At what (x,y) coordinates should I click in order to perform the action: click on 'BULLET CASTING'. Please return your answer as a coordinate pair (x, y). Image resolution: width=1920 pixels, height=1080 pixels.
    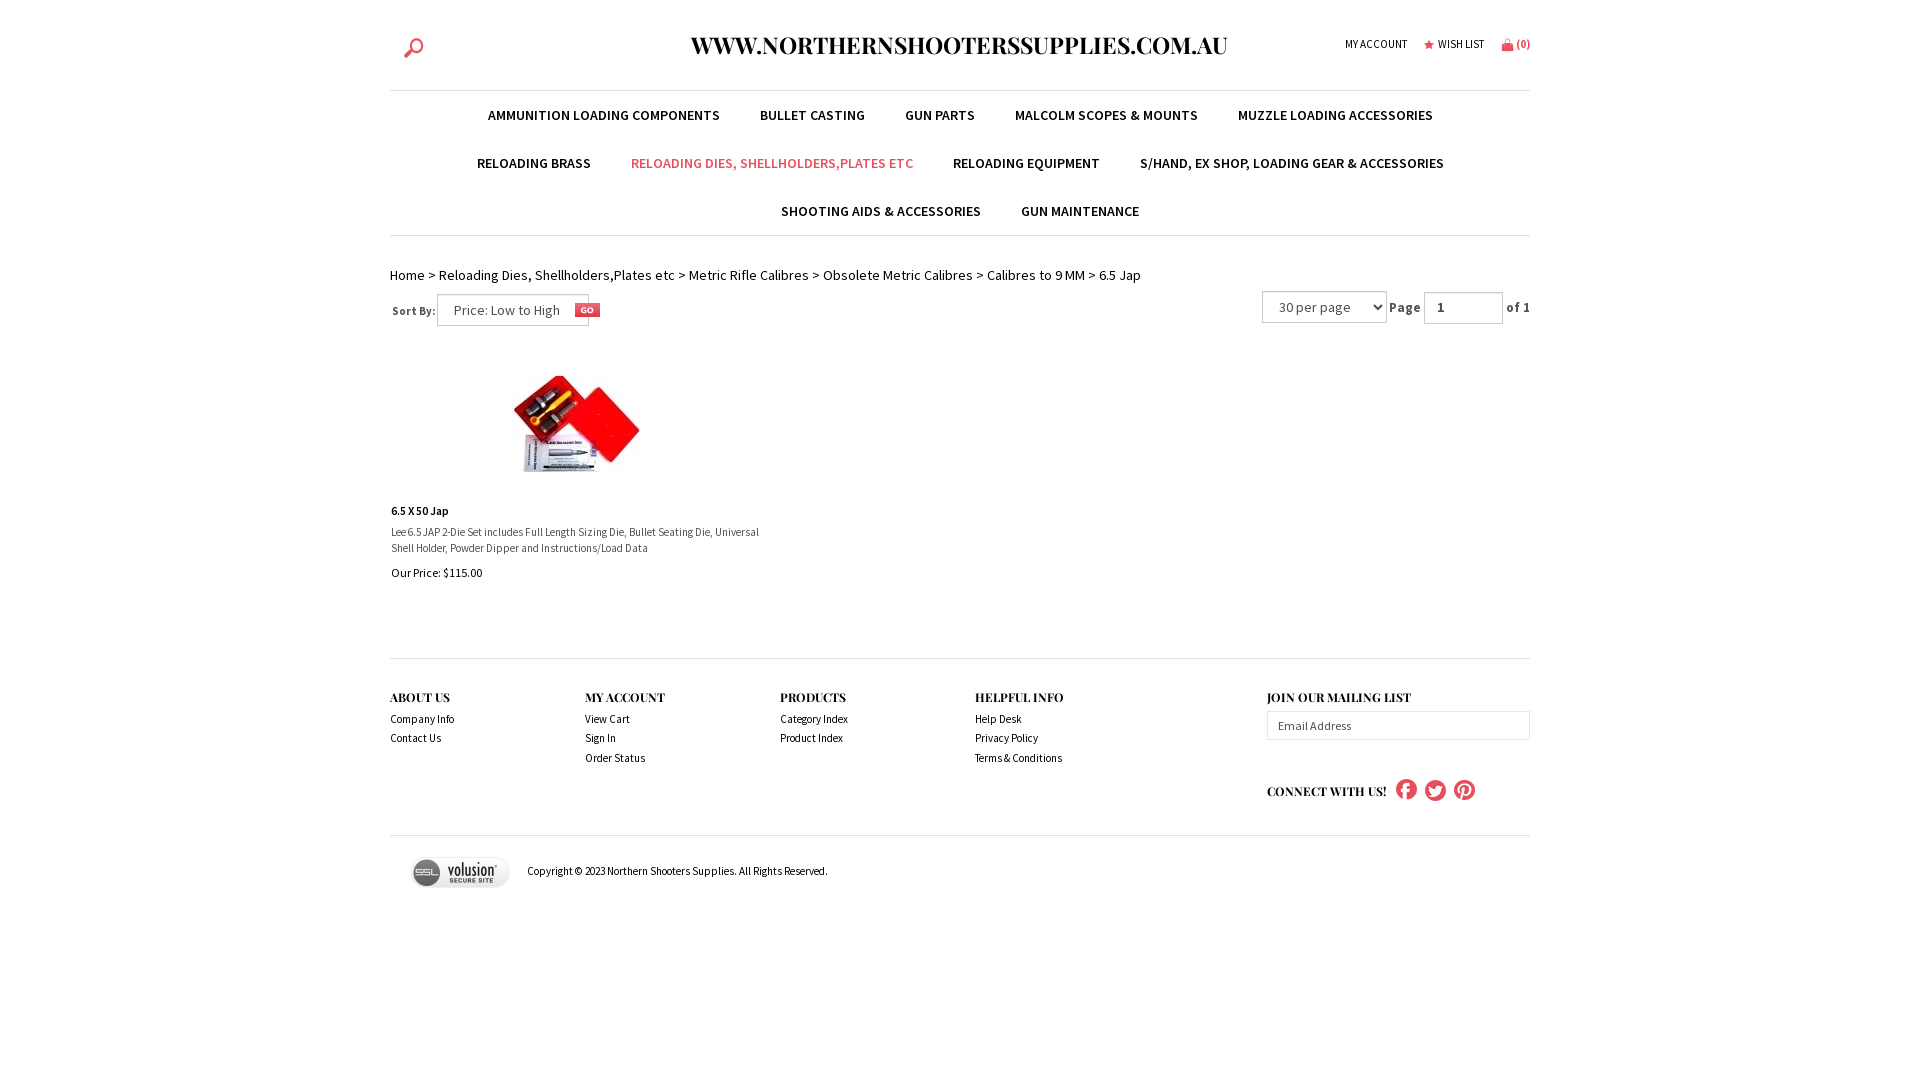
    Looking at the image, I should click on (812, 115).